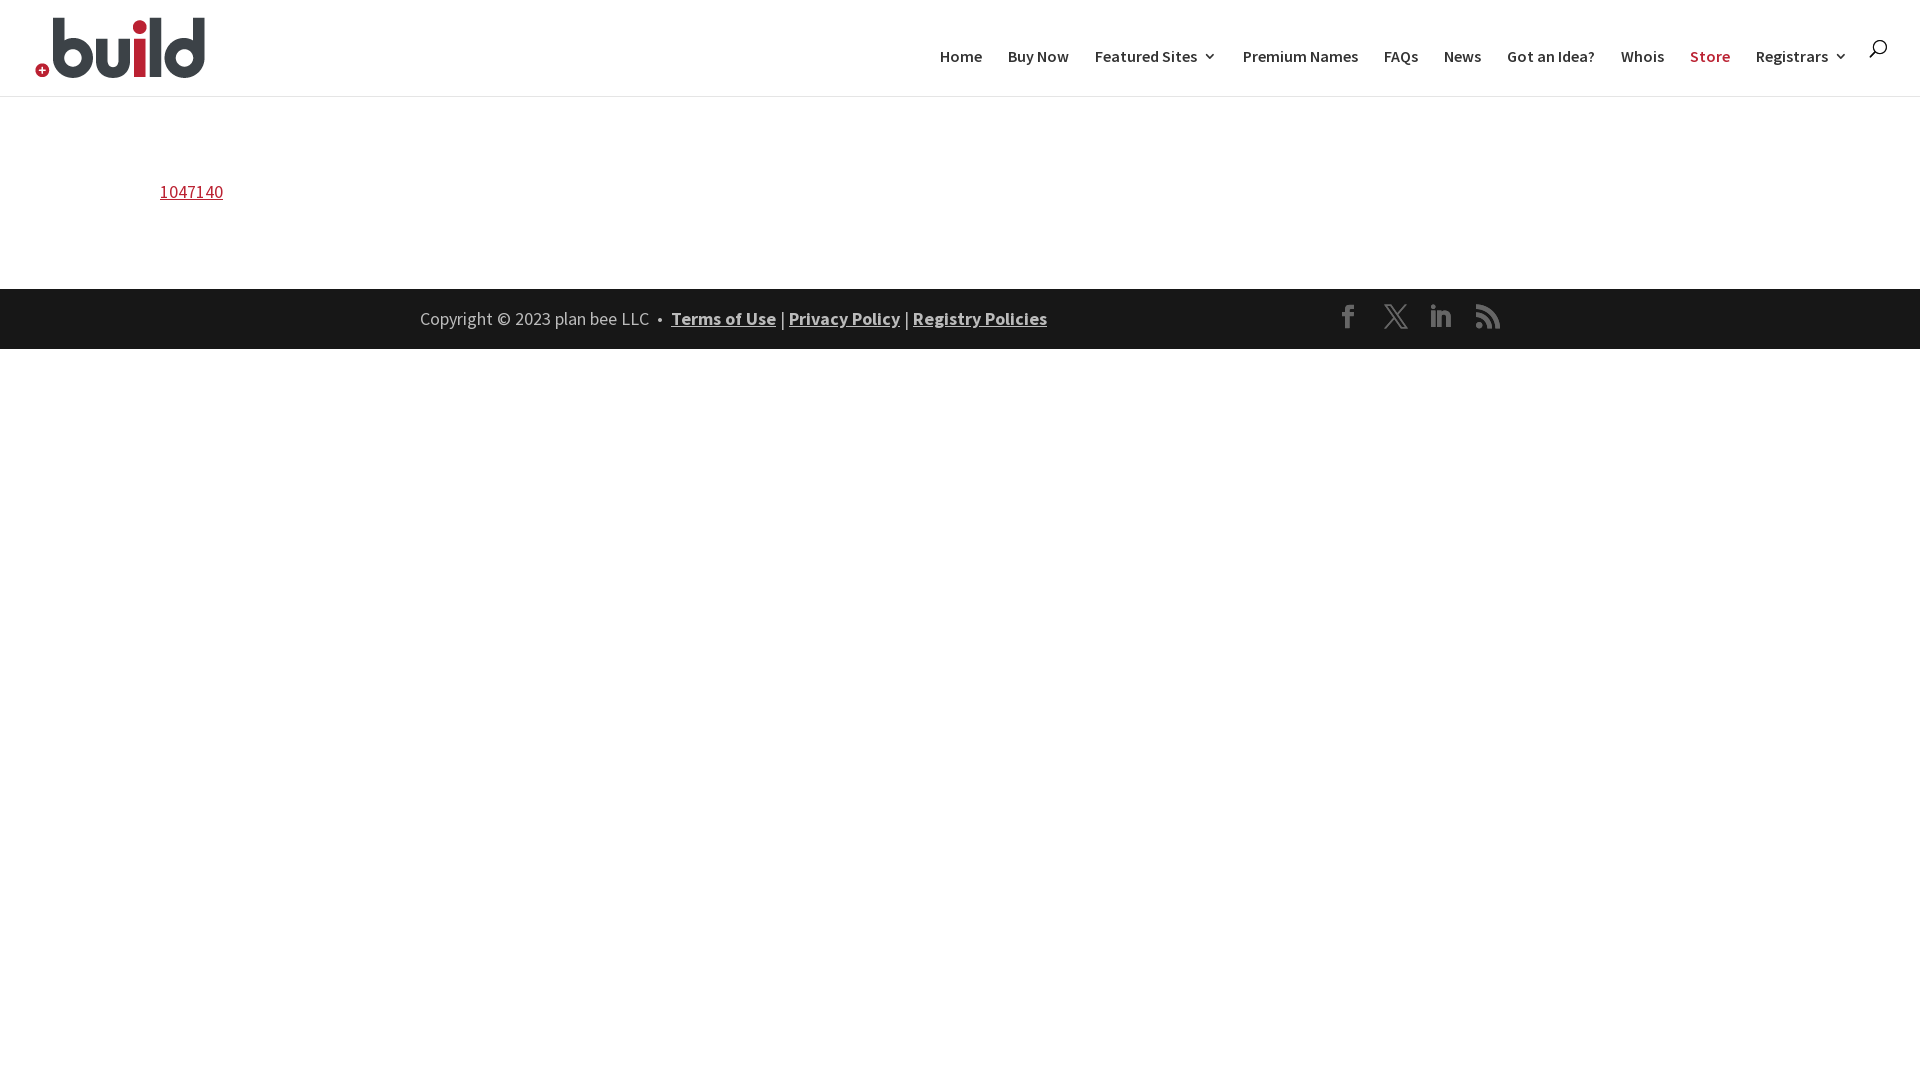 Image resolution: width=1920 pixels, height=1080 pixels. I want to click on 'FAQs', so click(1400, 71).